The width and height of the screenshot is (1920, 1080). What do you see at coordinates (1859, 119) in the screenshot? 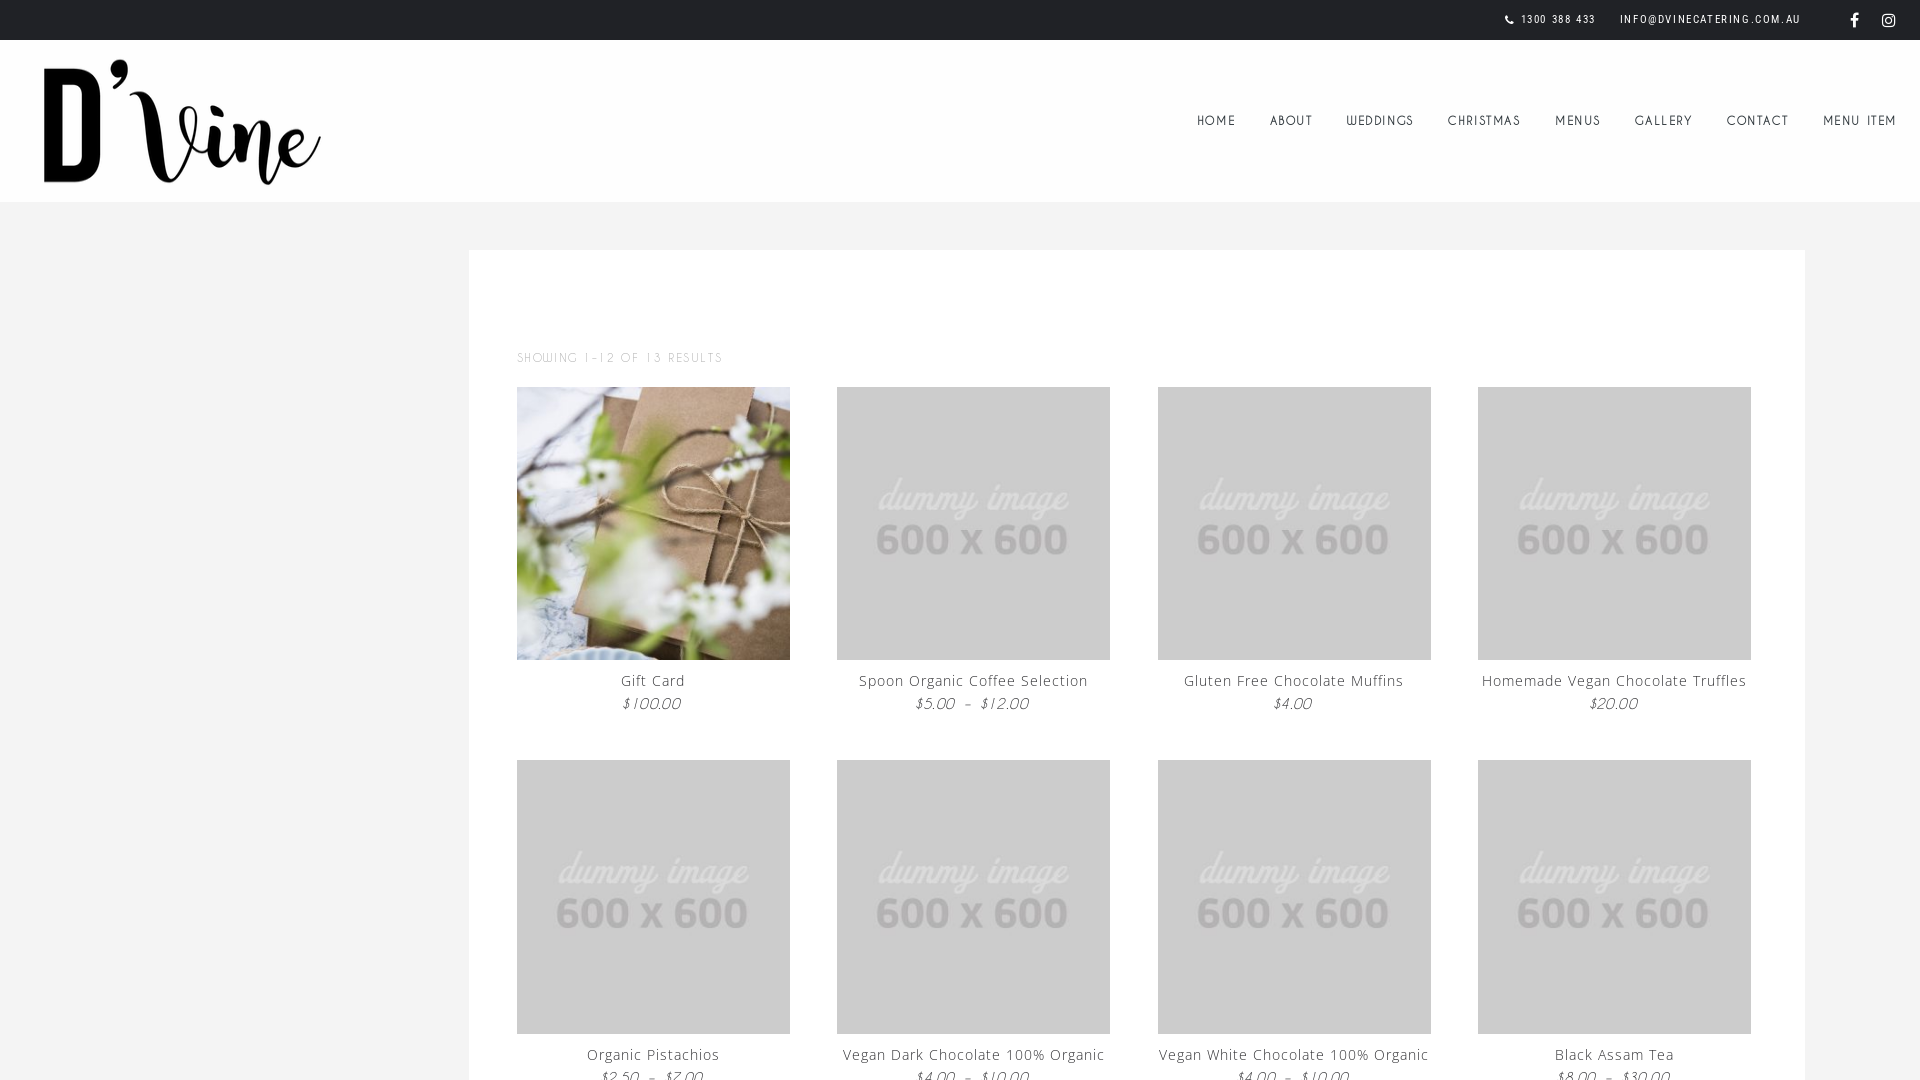
I see `'MENU ITEM'` at bounding box center [1859, 119].